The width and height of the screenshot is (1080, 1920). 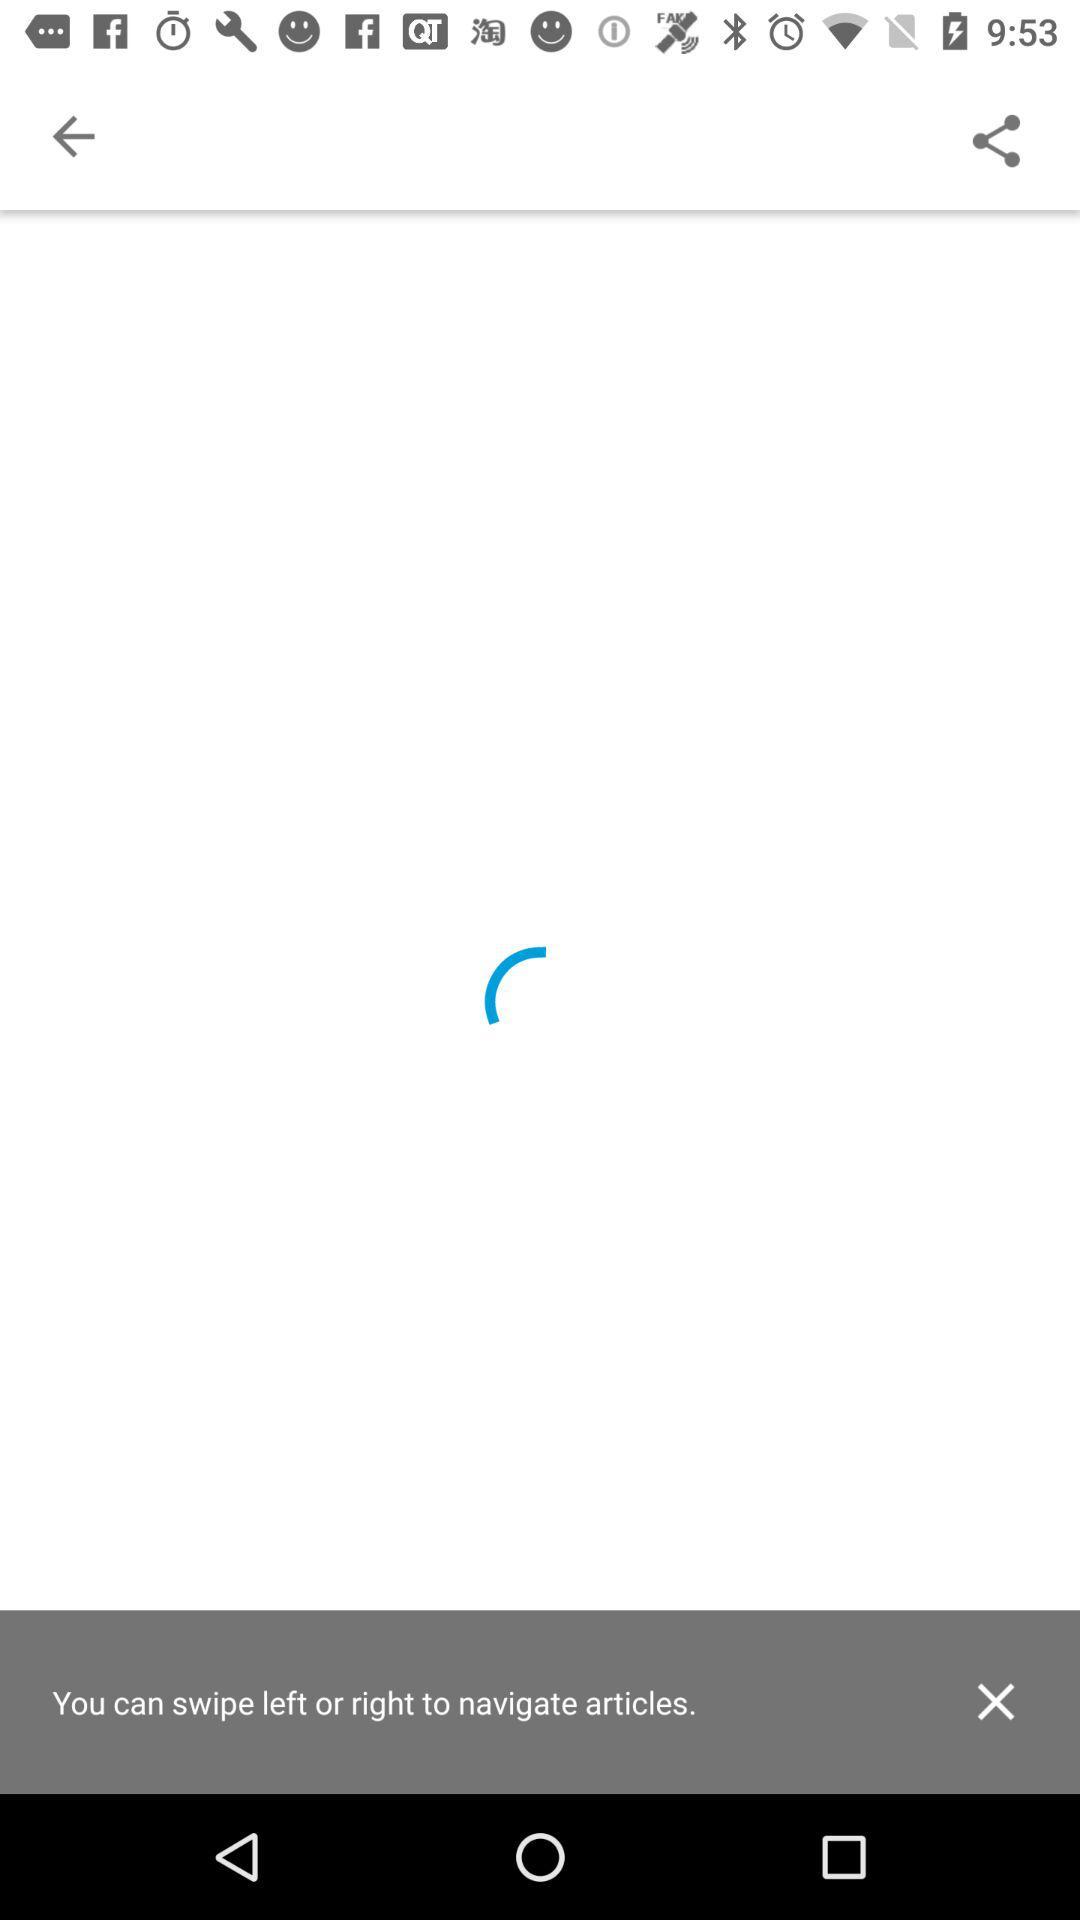 I want to click on the item at the top right corner, so click(x=995, y=135).